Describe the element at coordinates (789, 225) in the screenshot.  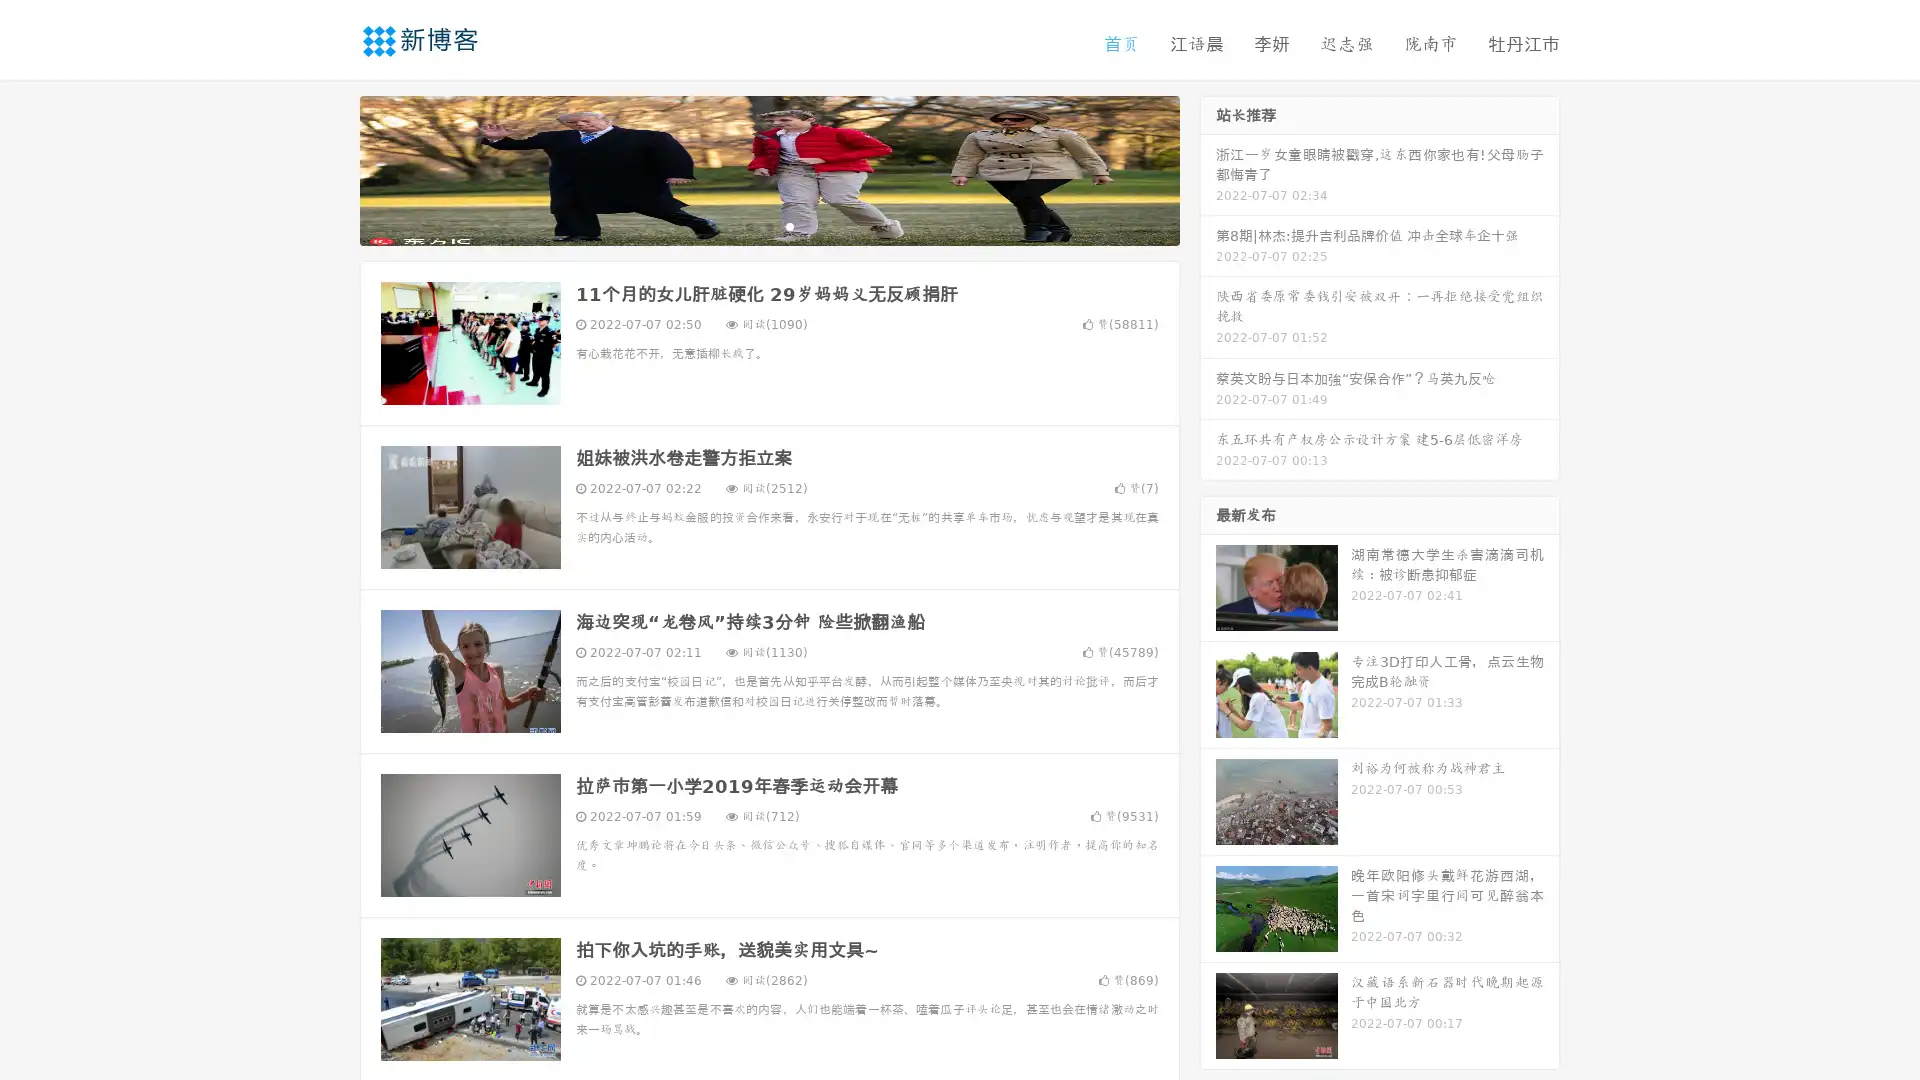
I see `Go to slide 3` at that location.